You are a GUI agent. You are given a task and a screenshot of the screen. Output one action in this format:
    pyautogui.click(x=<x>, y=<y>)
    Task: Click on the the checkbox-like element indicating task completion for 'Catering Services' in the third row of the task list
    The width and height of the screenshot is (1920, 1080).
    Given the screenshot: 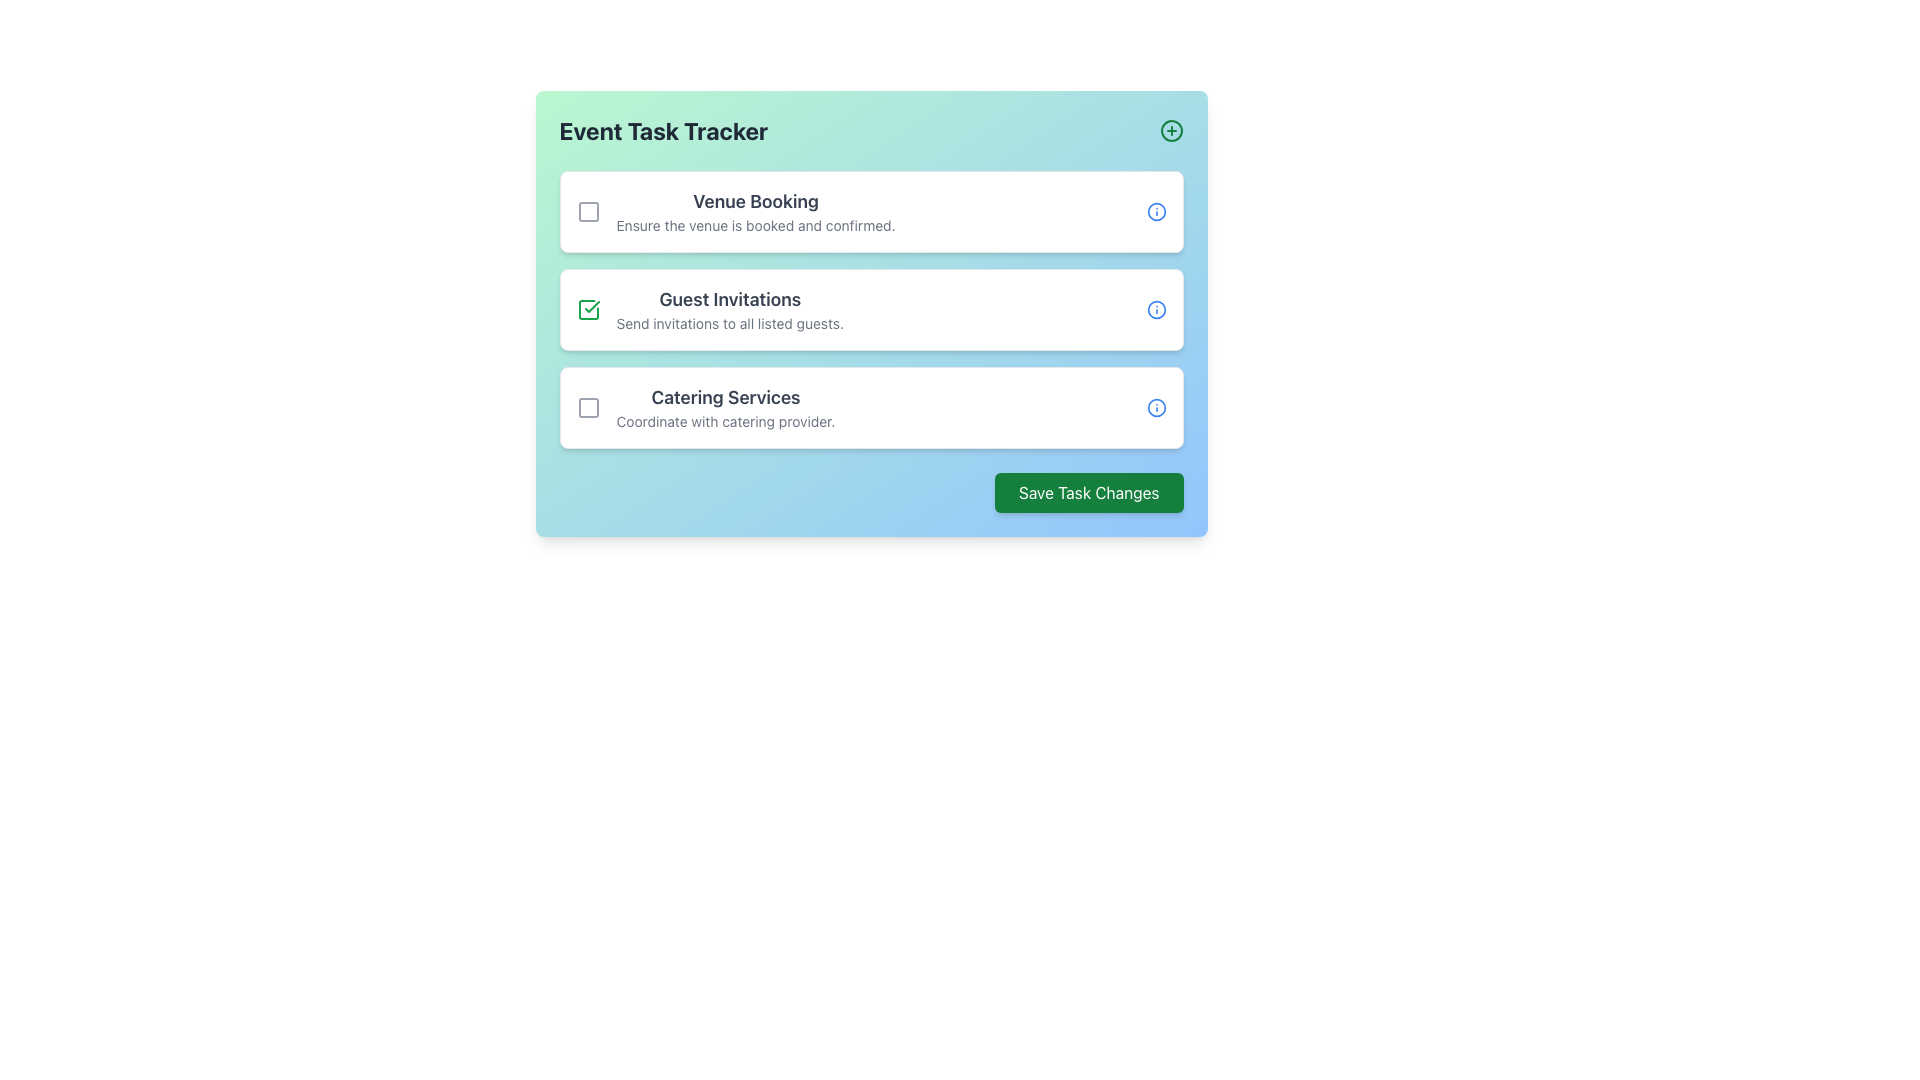 What is the action you would take?
    pyautogui.click(x=587, y=407)
    